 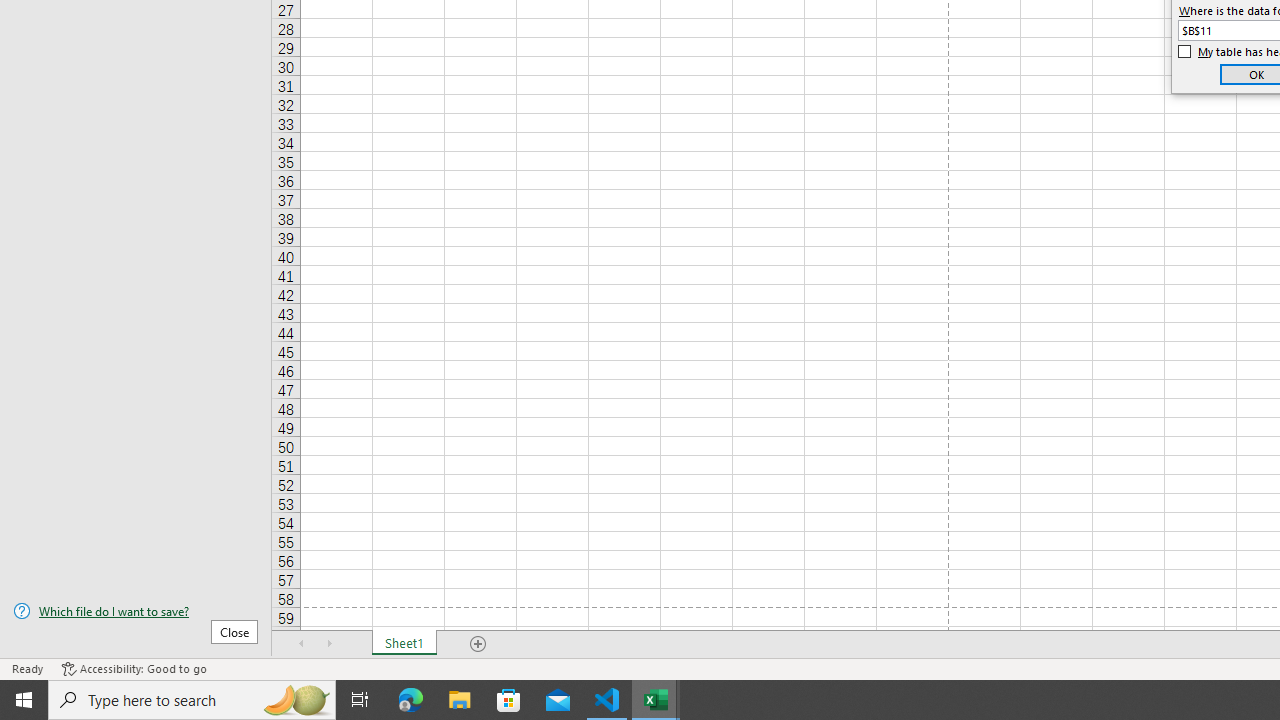 What do you see at coordinates (135, 610) in the screenshot?
I see `'Which file do I want to save?'` at bounding box center [135, 610].